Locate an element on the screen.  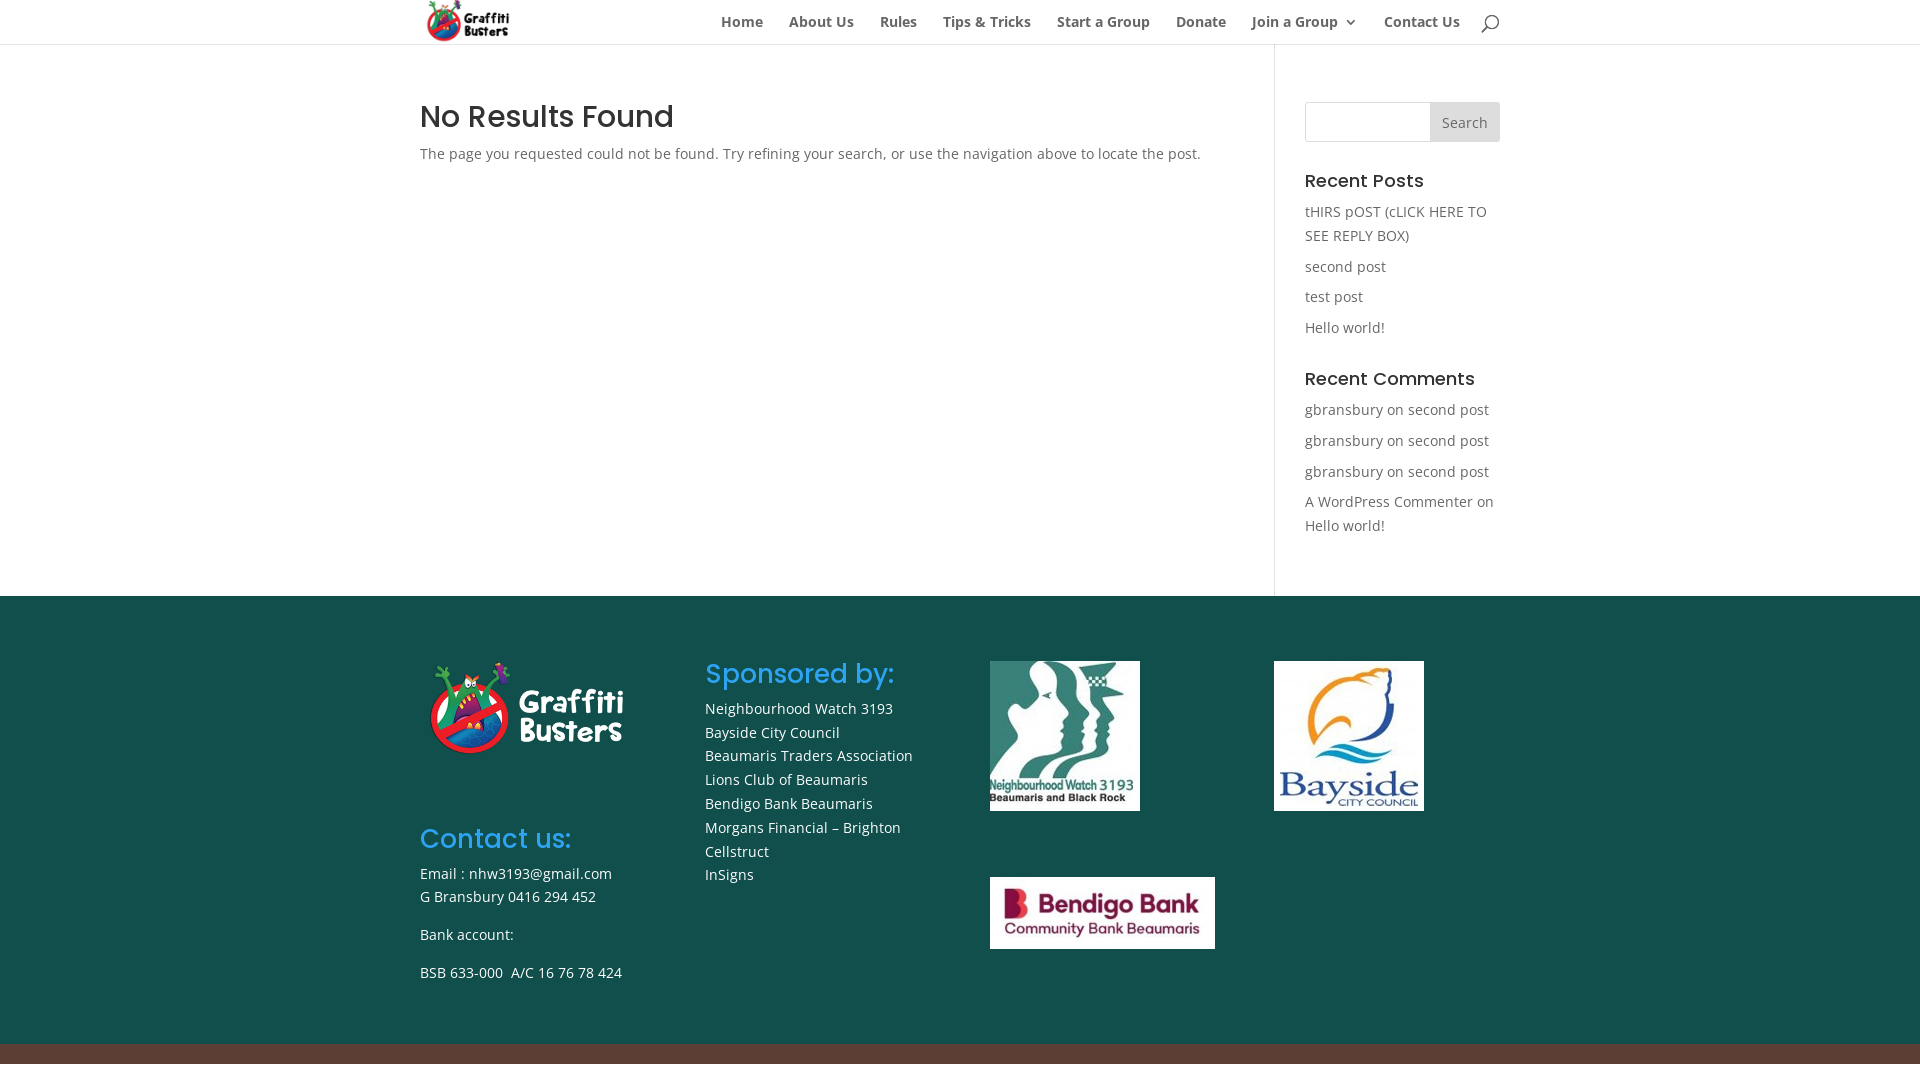
'Join a Group' is located at coordinates (1305, 29).